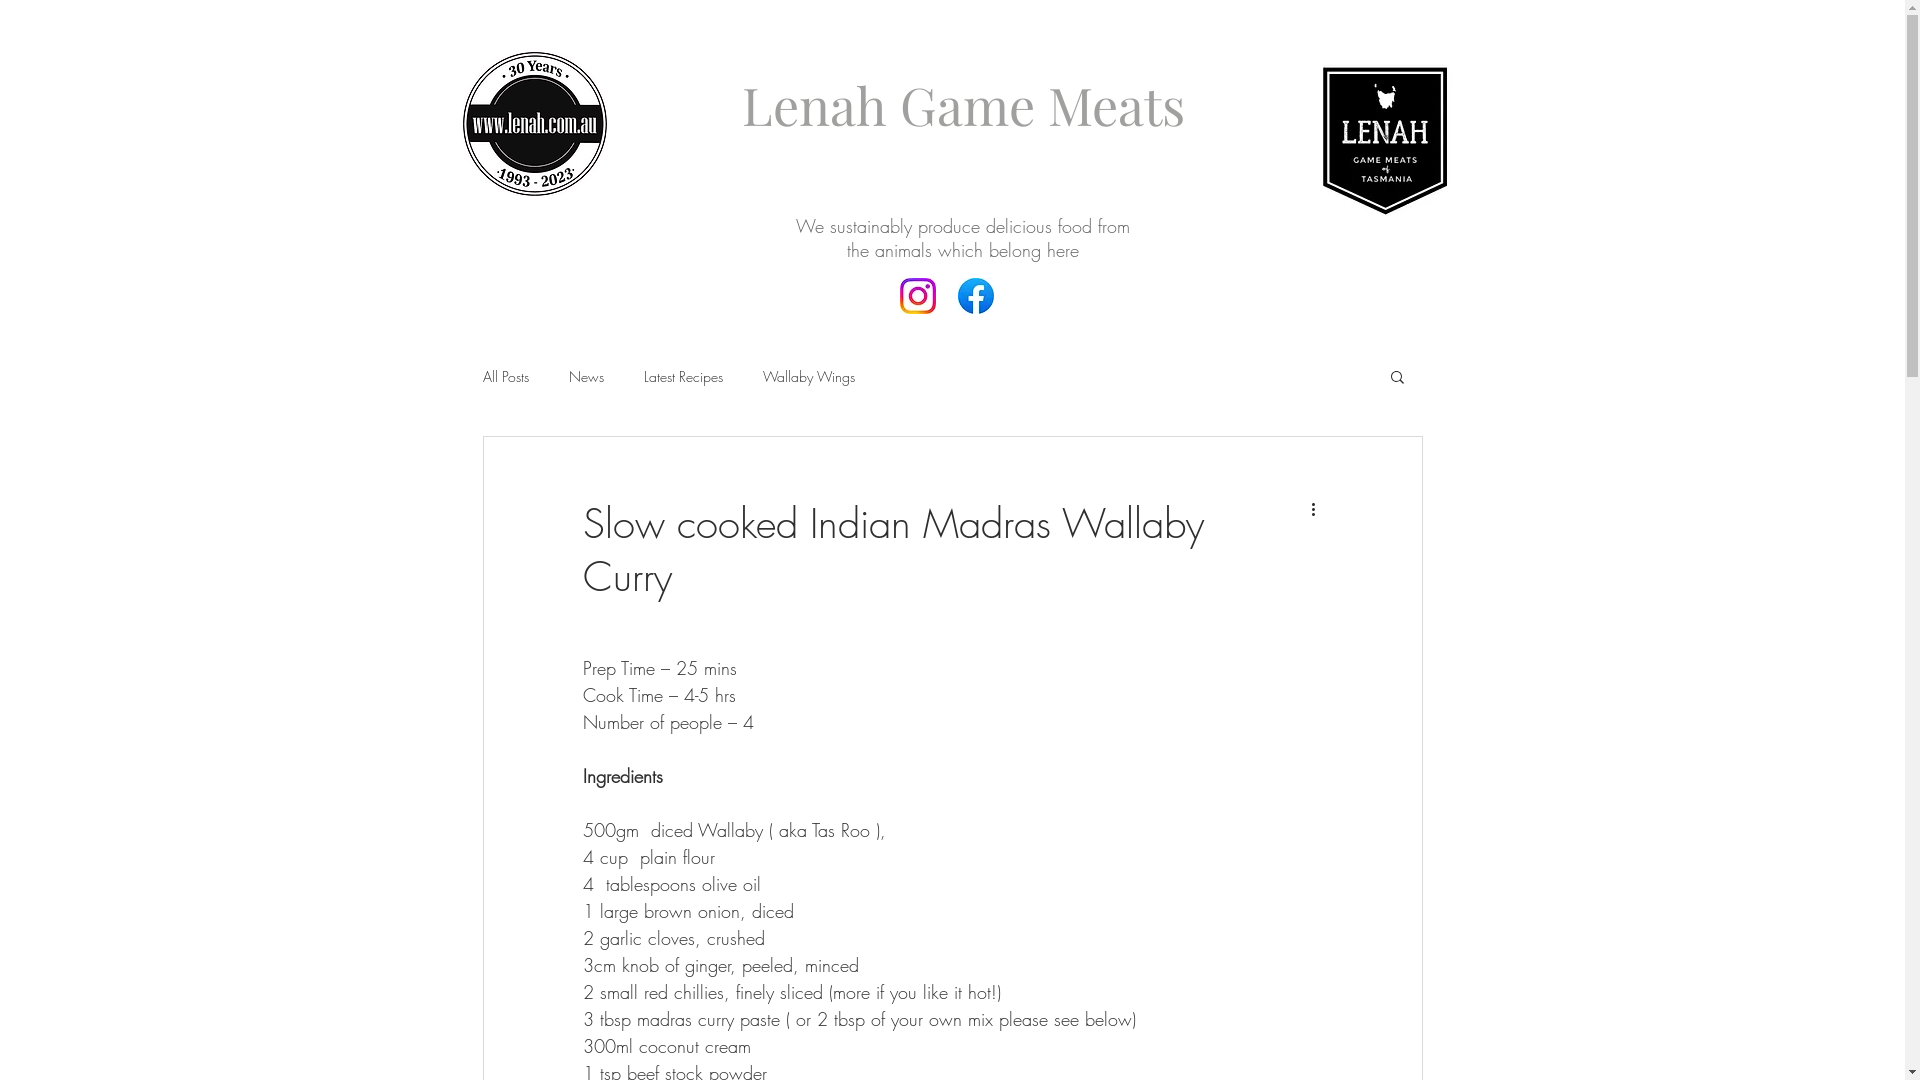  What do you see at coordinates (481, 375) in the screenshot?
I see `'All Posts'` at bounding box center [481, 375].